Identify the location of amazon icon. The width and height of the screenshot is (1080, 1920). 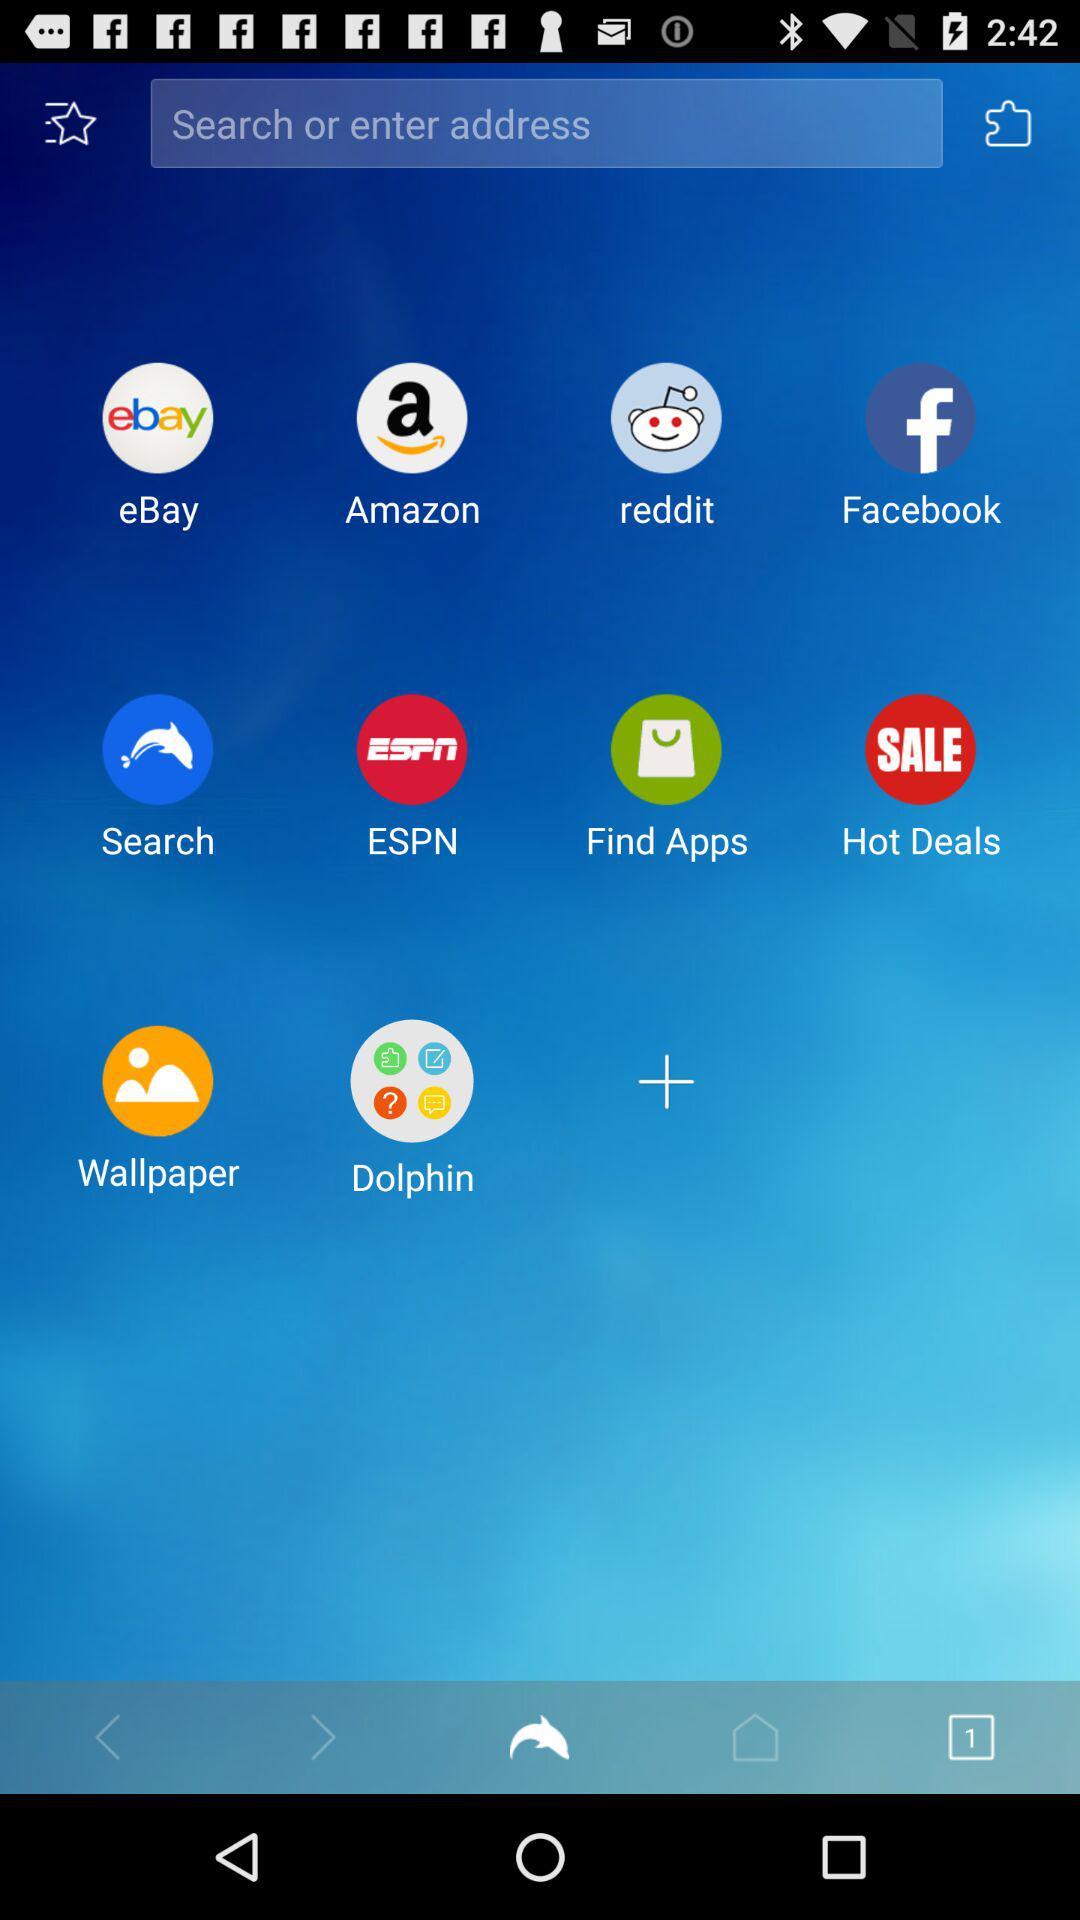
(411, 460).